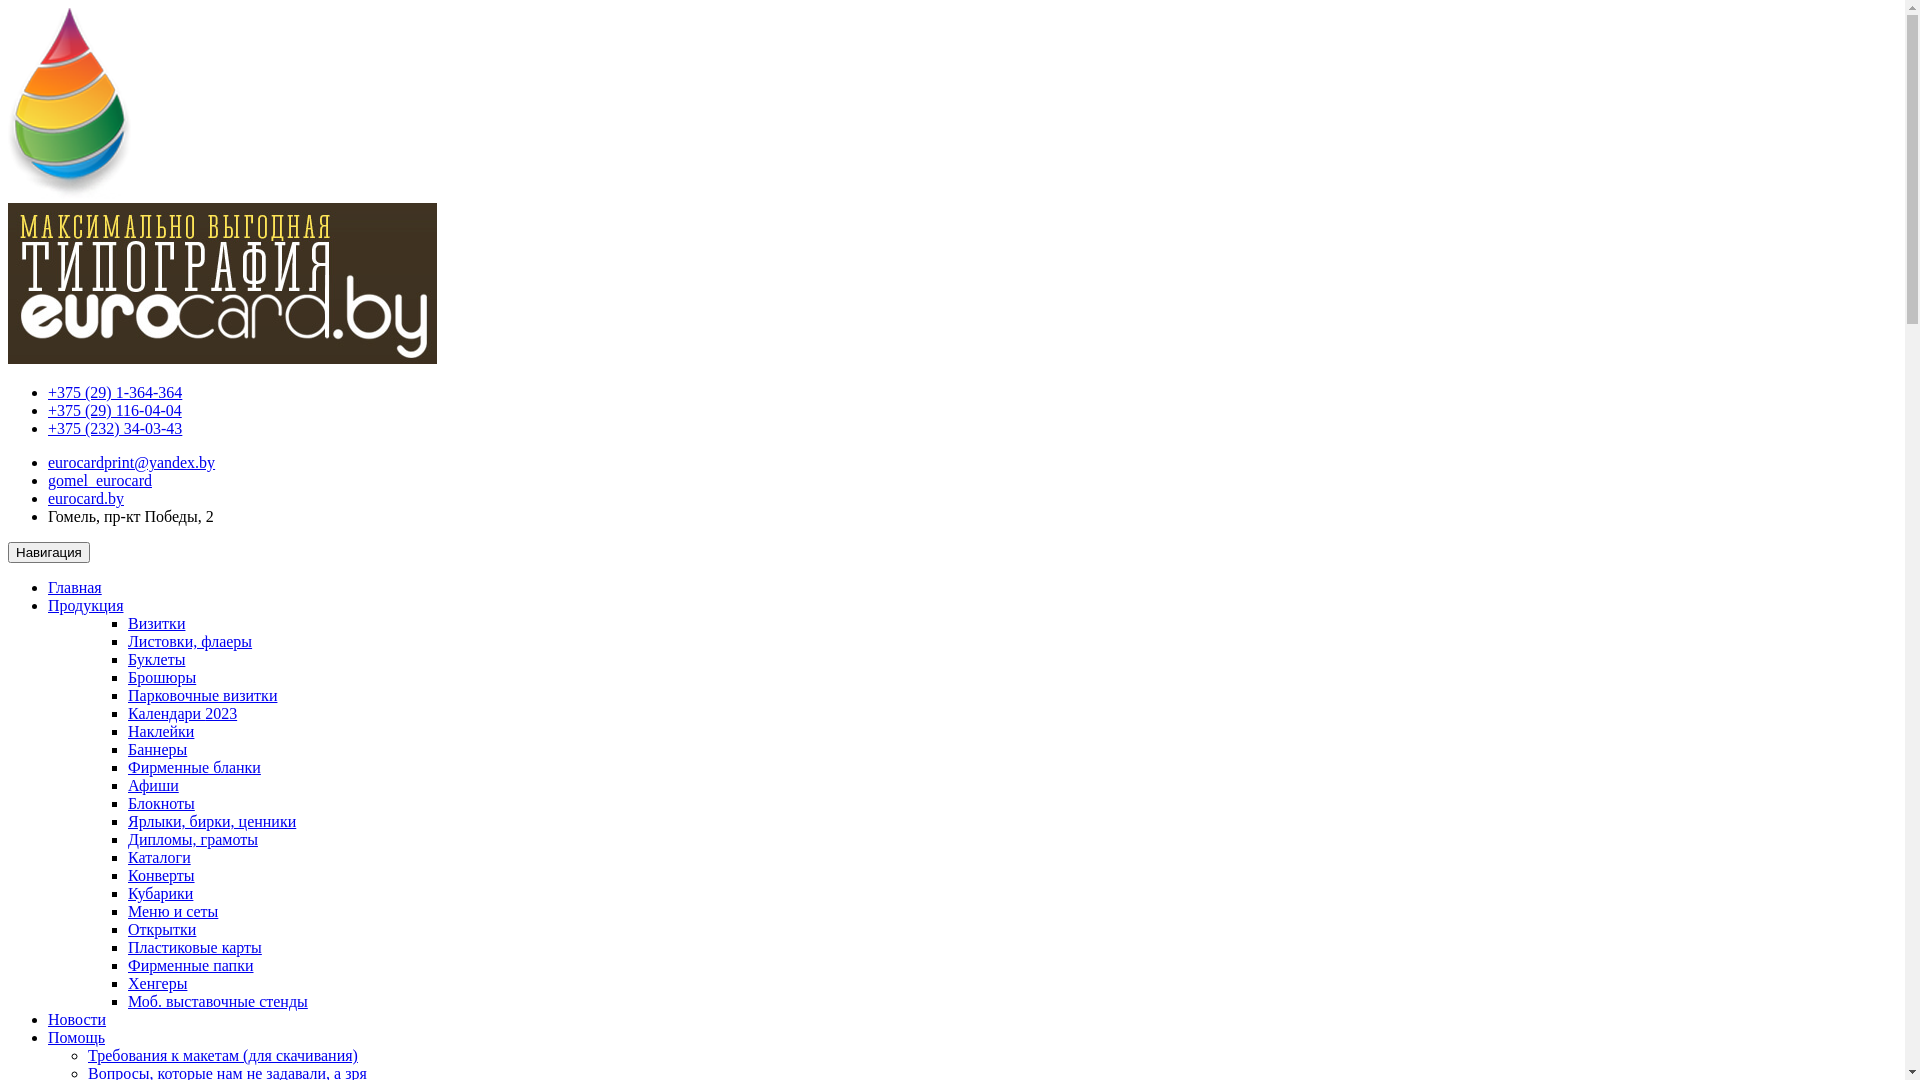 This screenshot has height=1080, width=1920. I want to click on 'gomel_eurocard', so click(99, 480).